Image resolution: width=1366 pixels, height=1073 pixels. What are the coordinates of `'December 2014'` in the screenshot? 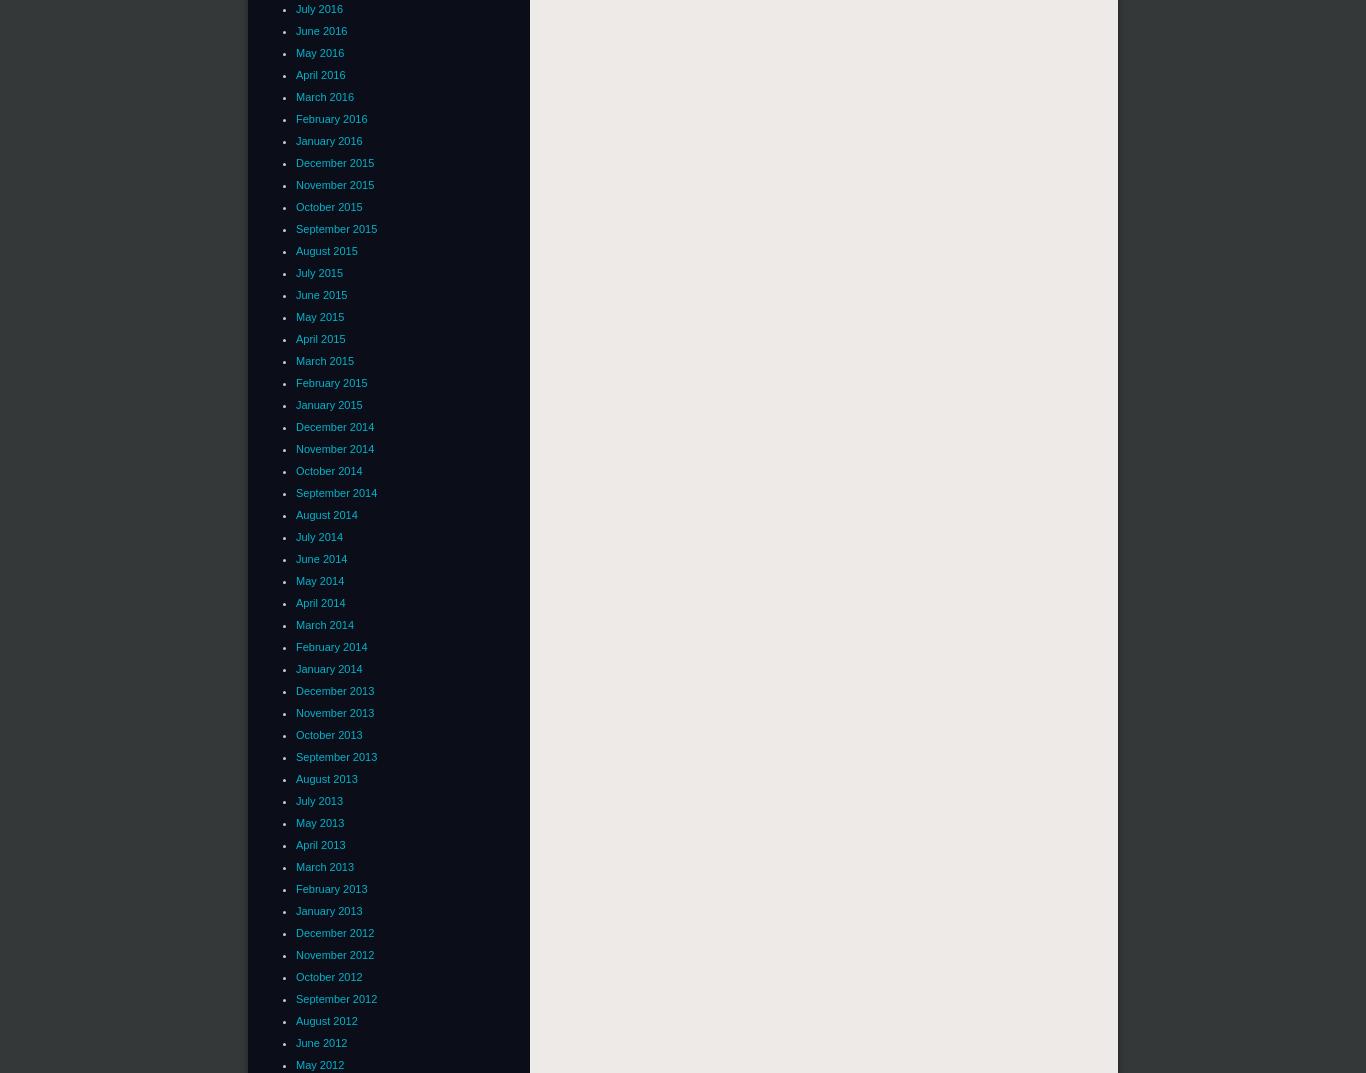 It's located at (334, 425).